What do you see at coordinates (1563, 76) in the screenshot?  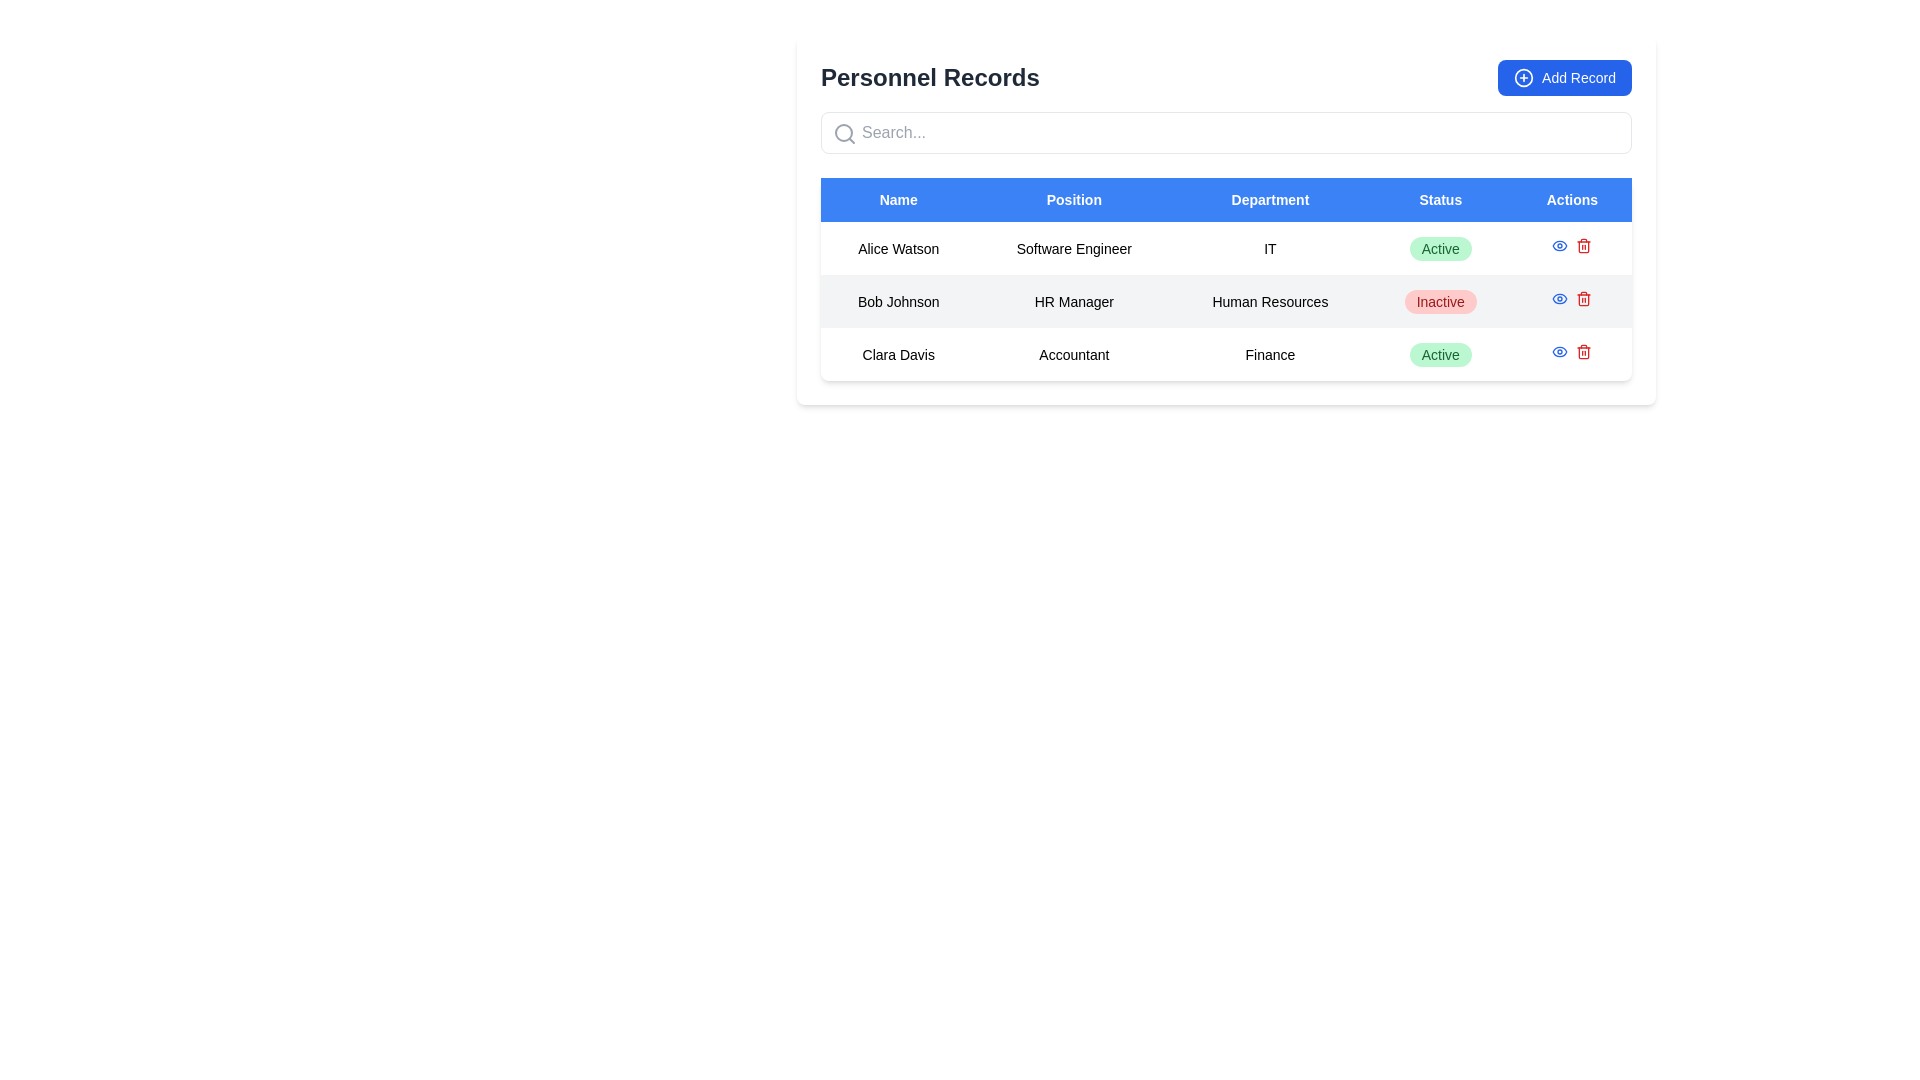 I see `the blue rectangular button labeled 'Add Record' with a '+' icon on the left, located in the top-right section of the header area adjacent to 'Personnel Records'` at bounding box center [1563, 76].